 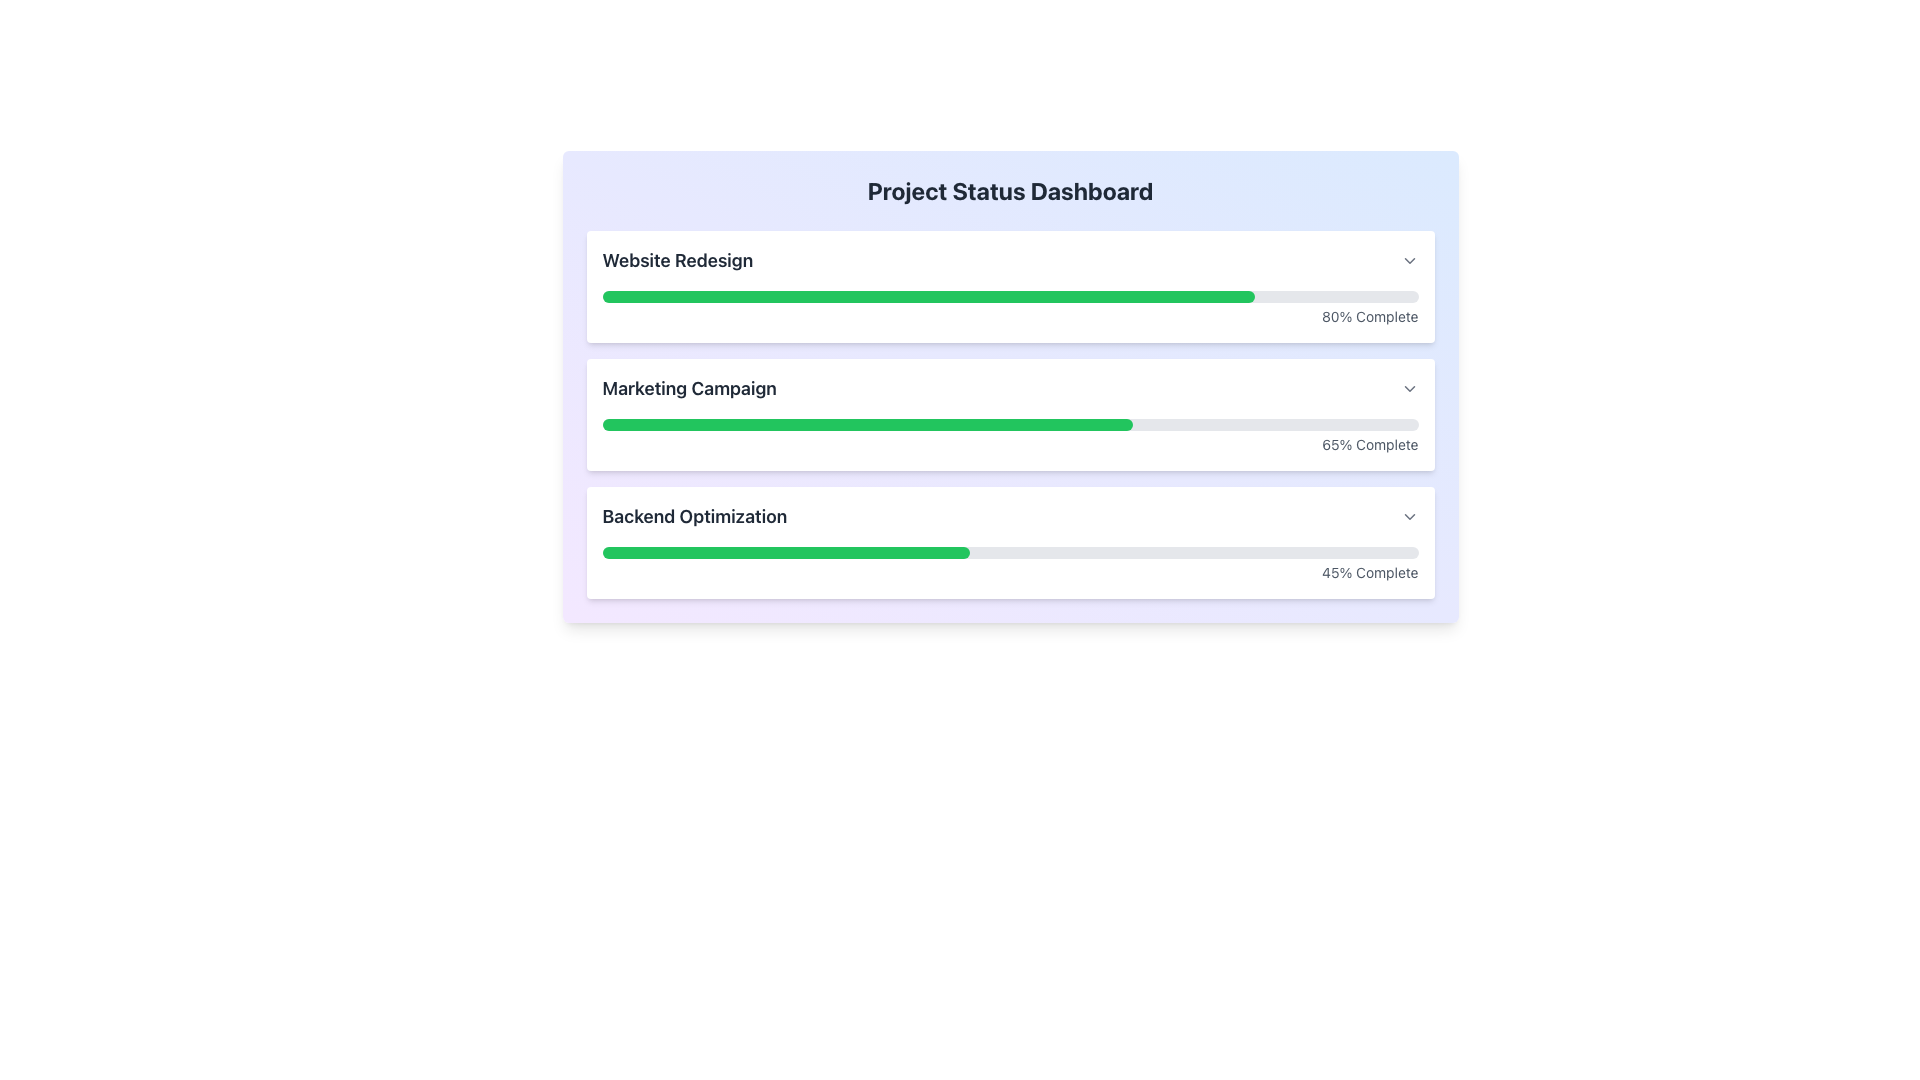 What do you see at coordinates (1408, 389) in the screenshot?
I see `the Dropdown arrow icon located at the far-right end of the 'Marketing Campaign' section to change its shade` at bounding box center [1408, 389].